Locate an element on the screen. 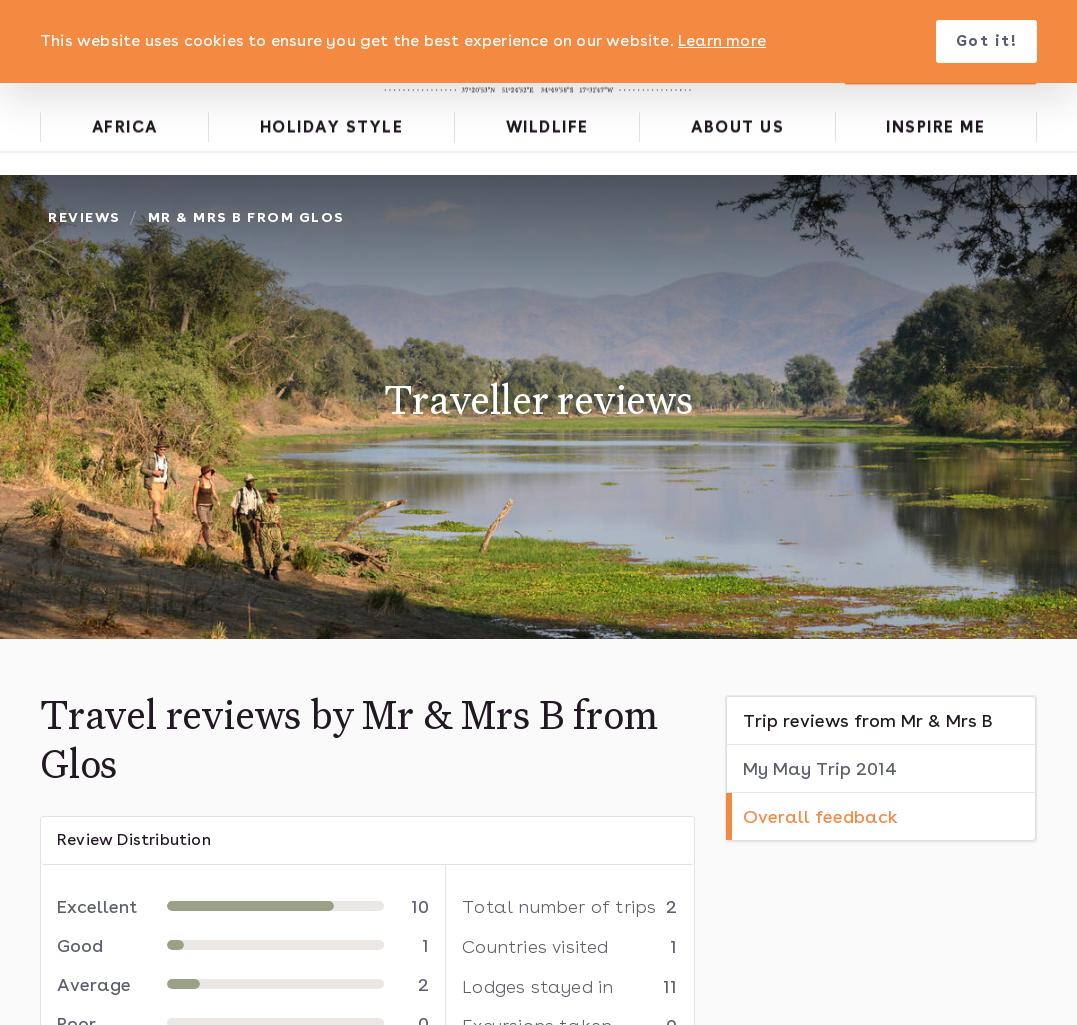  'Review Distribution' is located at coordinates (133, 837).